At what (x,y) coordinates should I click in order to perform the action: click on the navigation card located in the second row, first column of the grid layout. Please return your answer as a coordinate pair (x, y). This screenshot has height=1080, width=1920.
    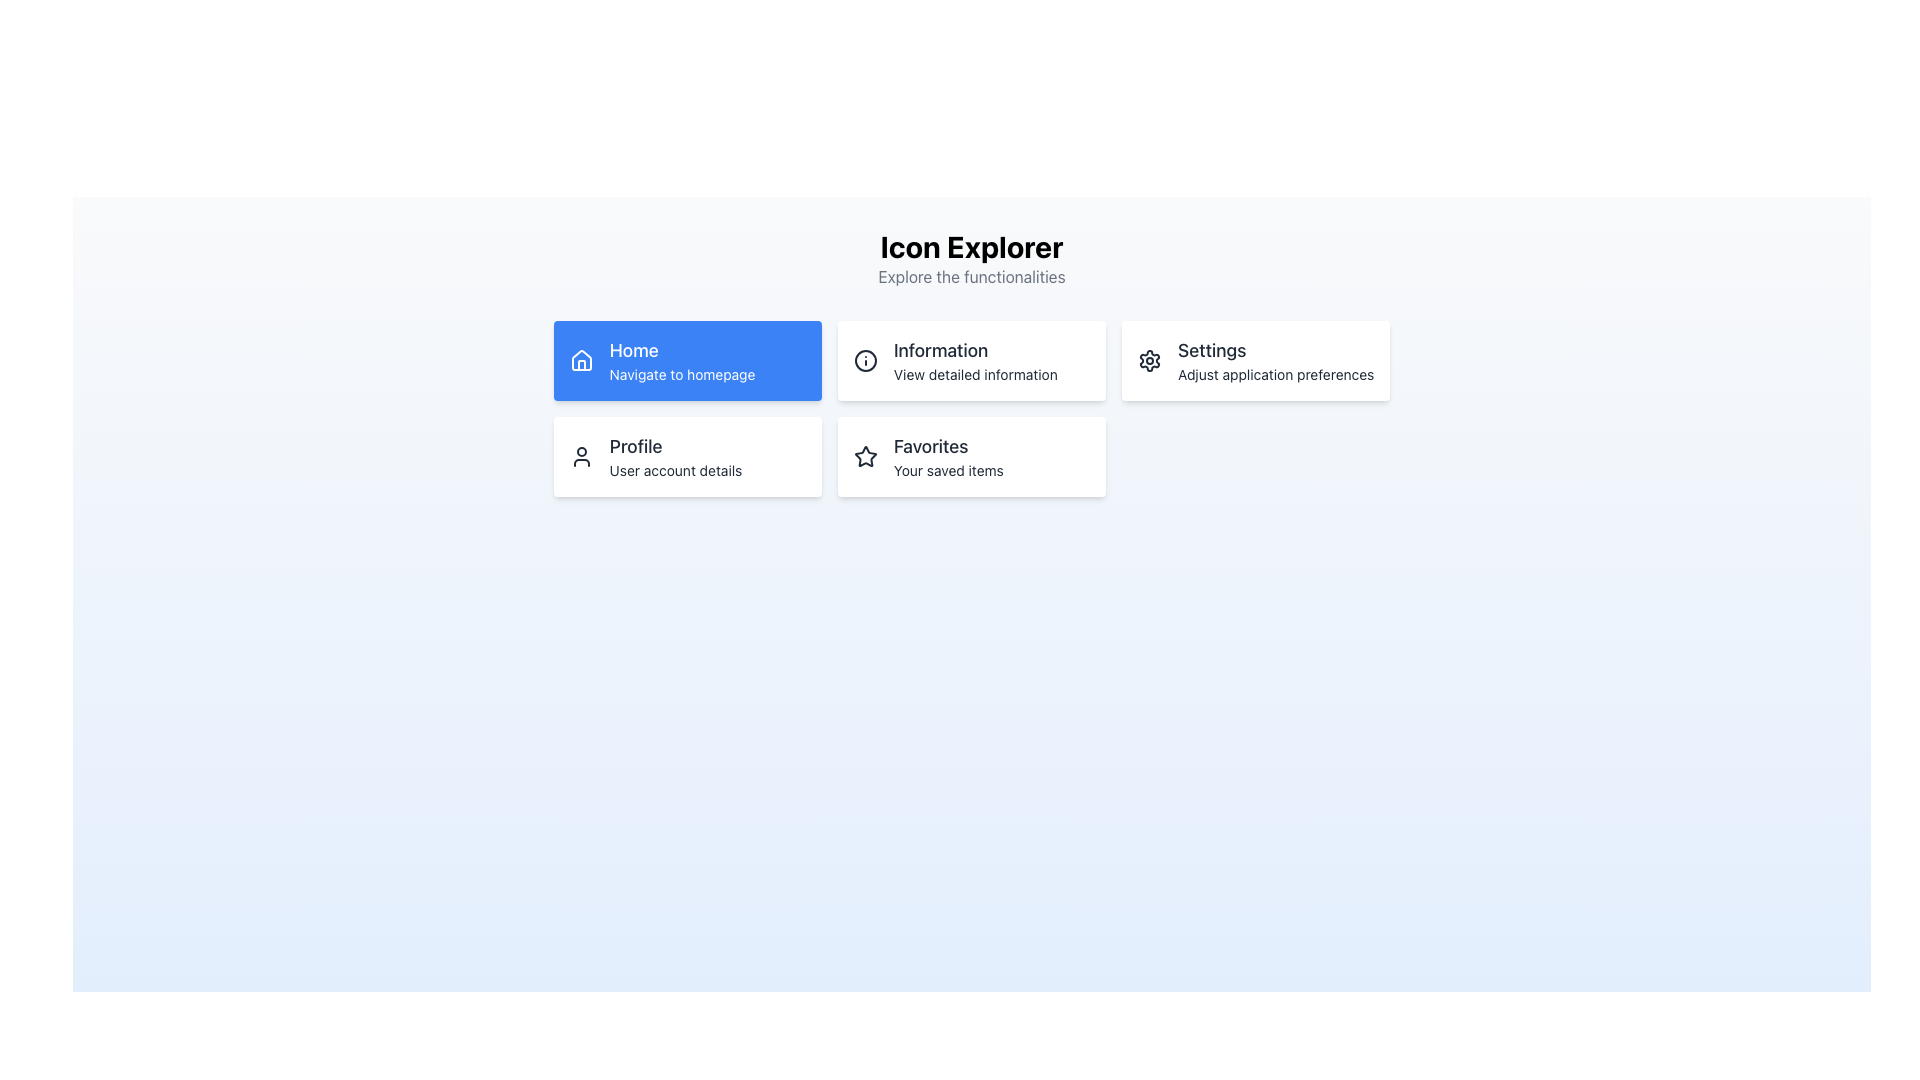
    Looking at the image, I should click on (687, 456).